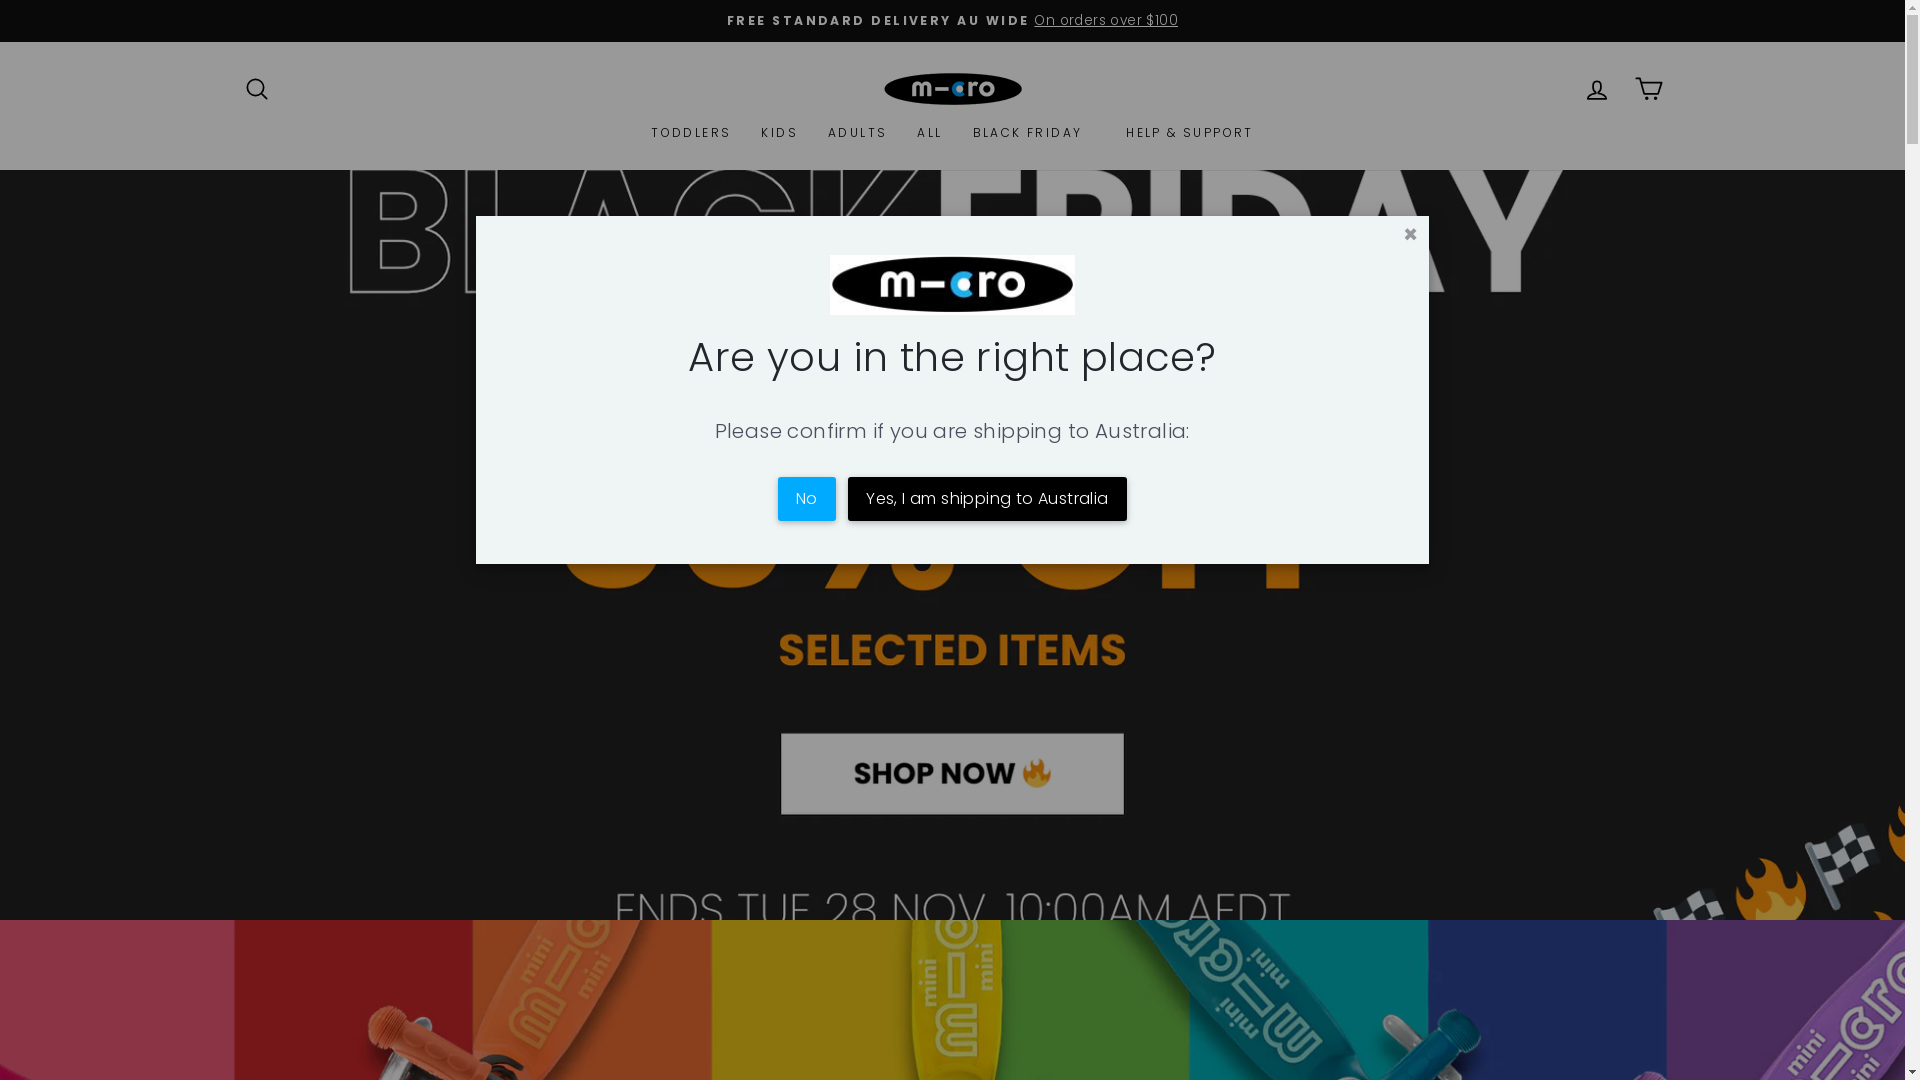 This screenshot has width=1920, height=1080. I want to click on 'TODDLERS', so click(691, 132).